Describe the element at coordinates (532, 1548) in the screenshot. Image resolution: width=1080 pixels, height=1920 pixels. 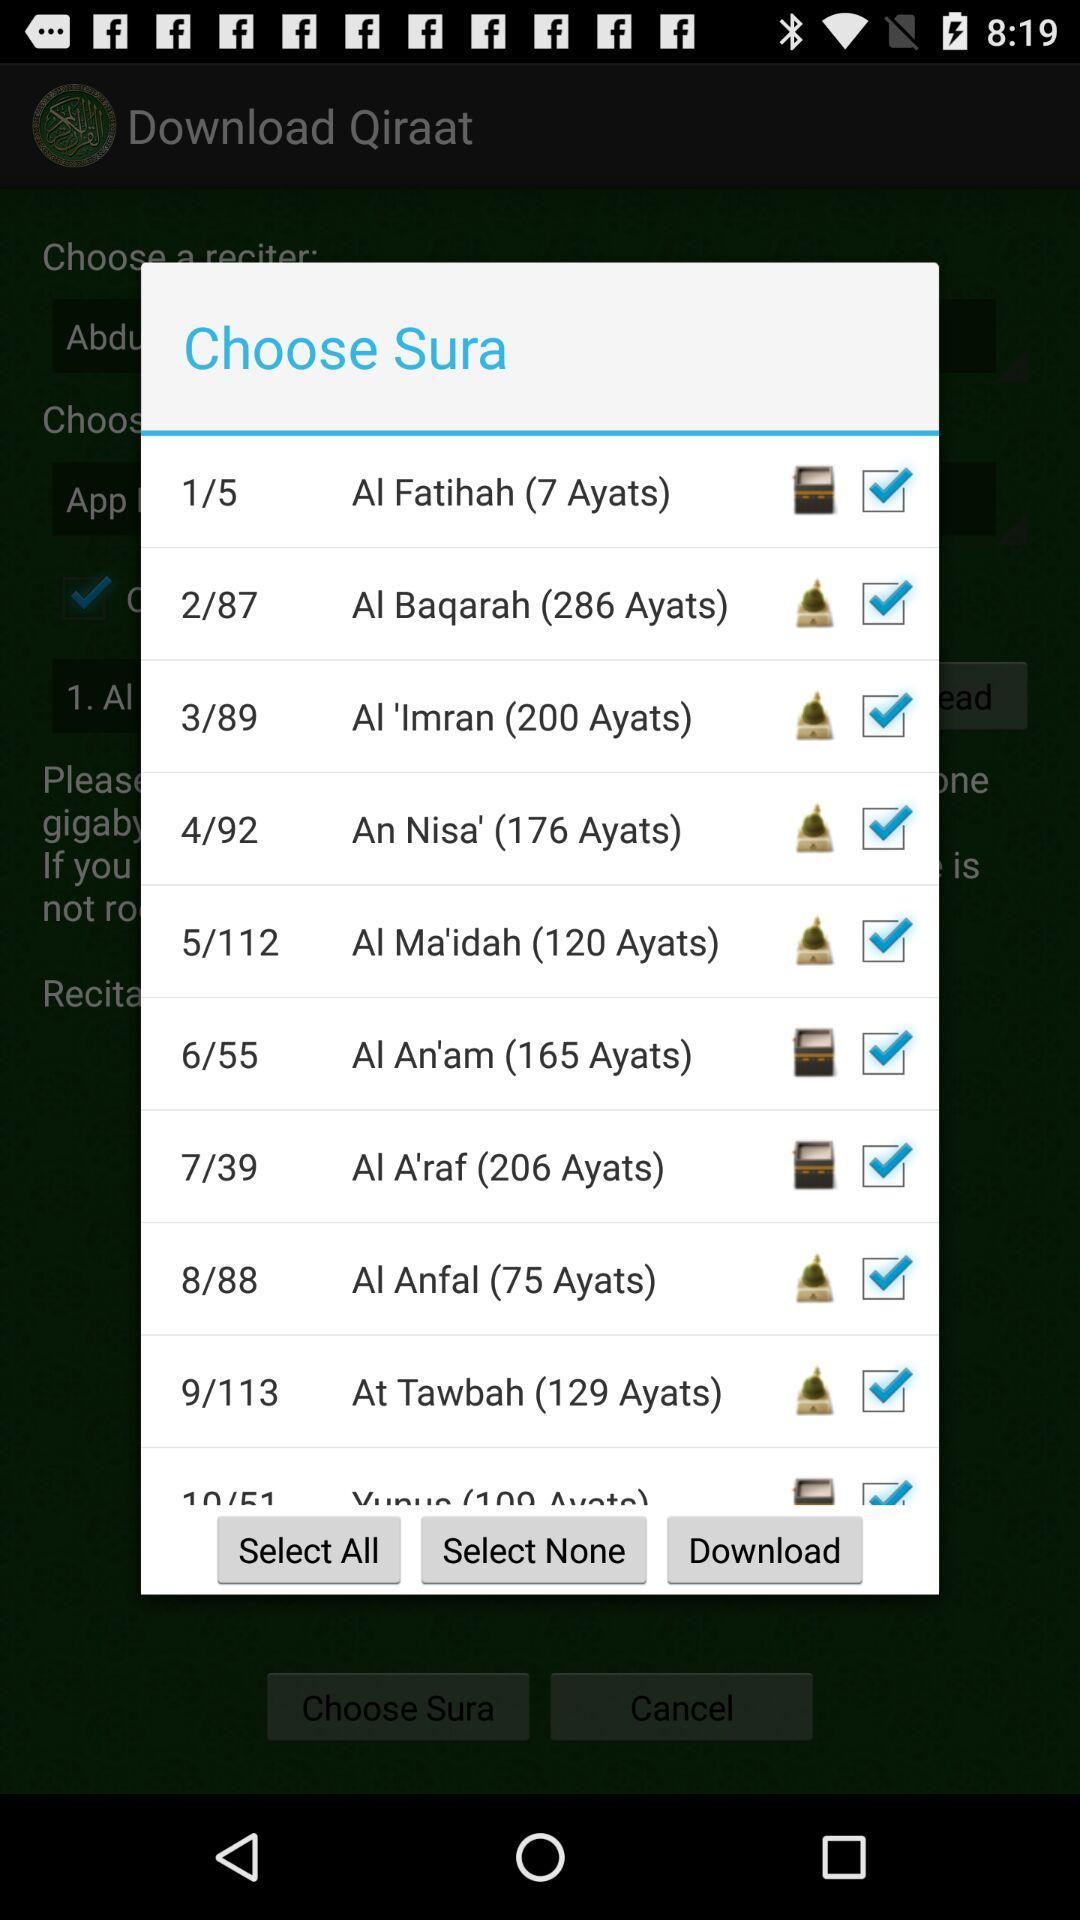
I see `select none button` at that location.